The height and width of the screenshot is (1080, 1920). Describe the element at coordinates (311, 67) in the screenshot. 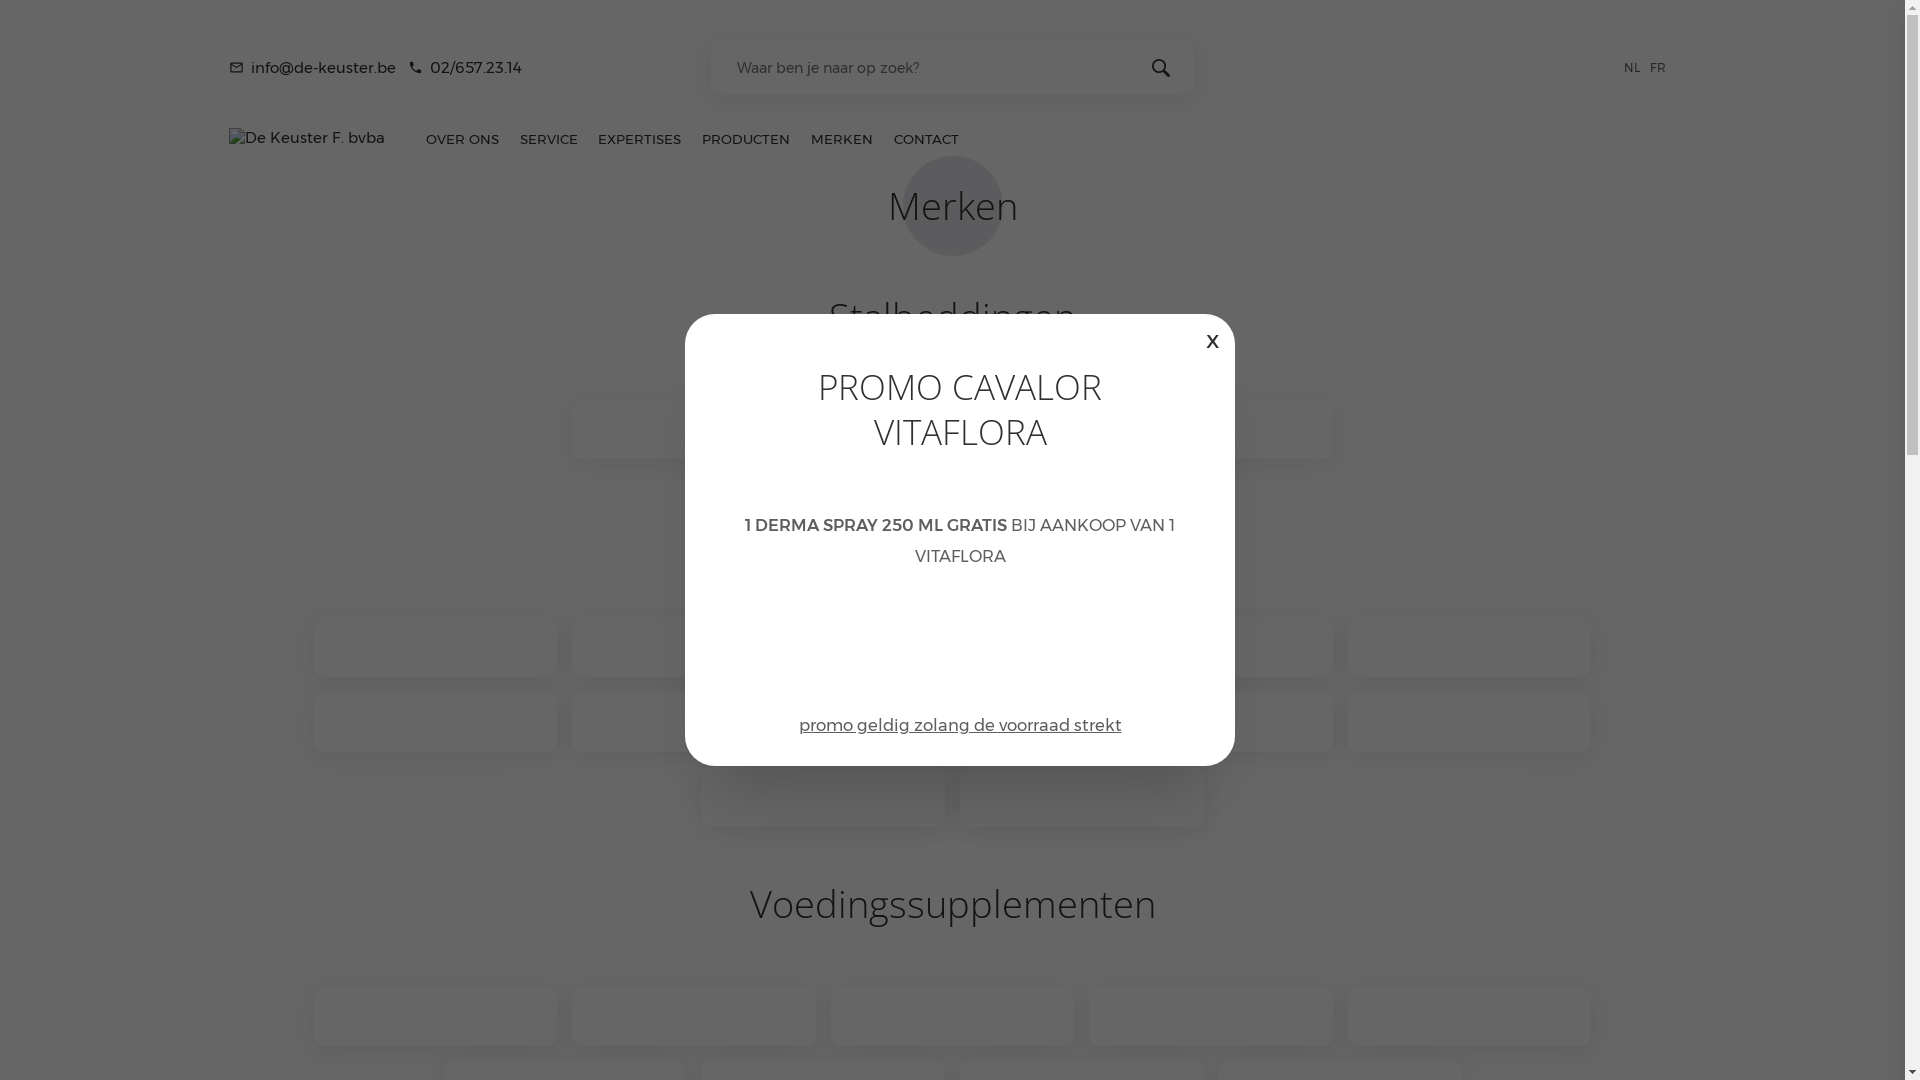

I see `'mail_outline` at that location.